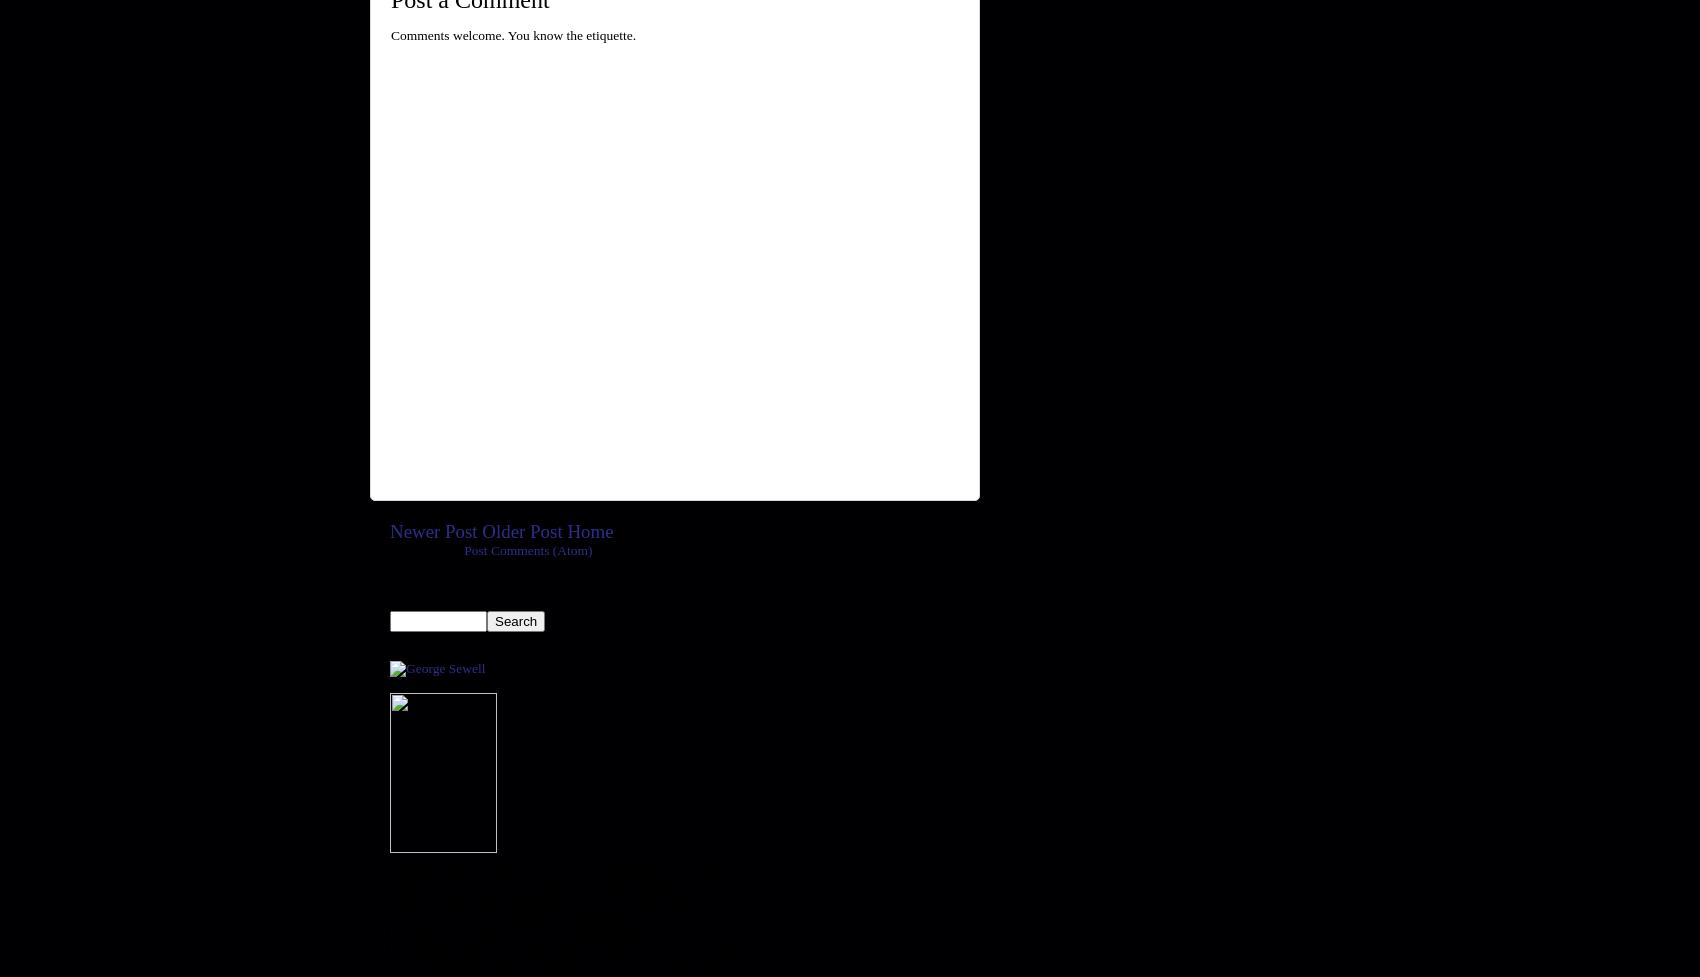 This screenshot has width=1700, height=977. Describe the element at coordinates (456, 594) in the screenshot. I see `'Search This Blog'` at that location.